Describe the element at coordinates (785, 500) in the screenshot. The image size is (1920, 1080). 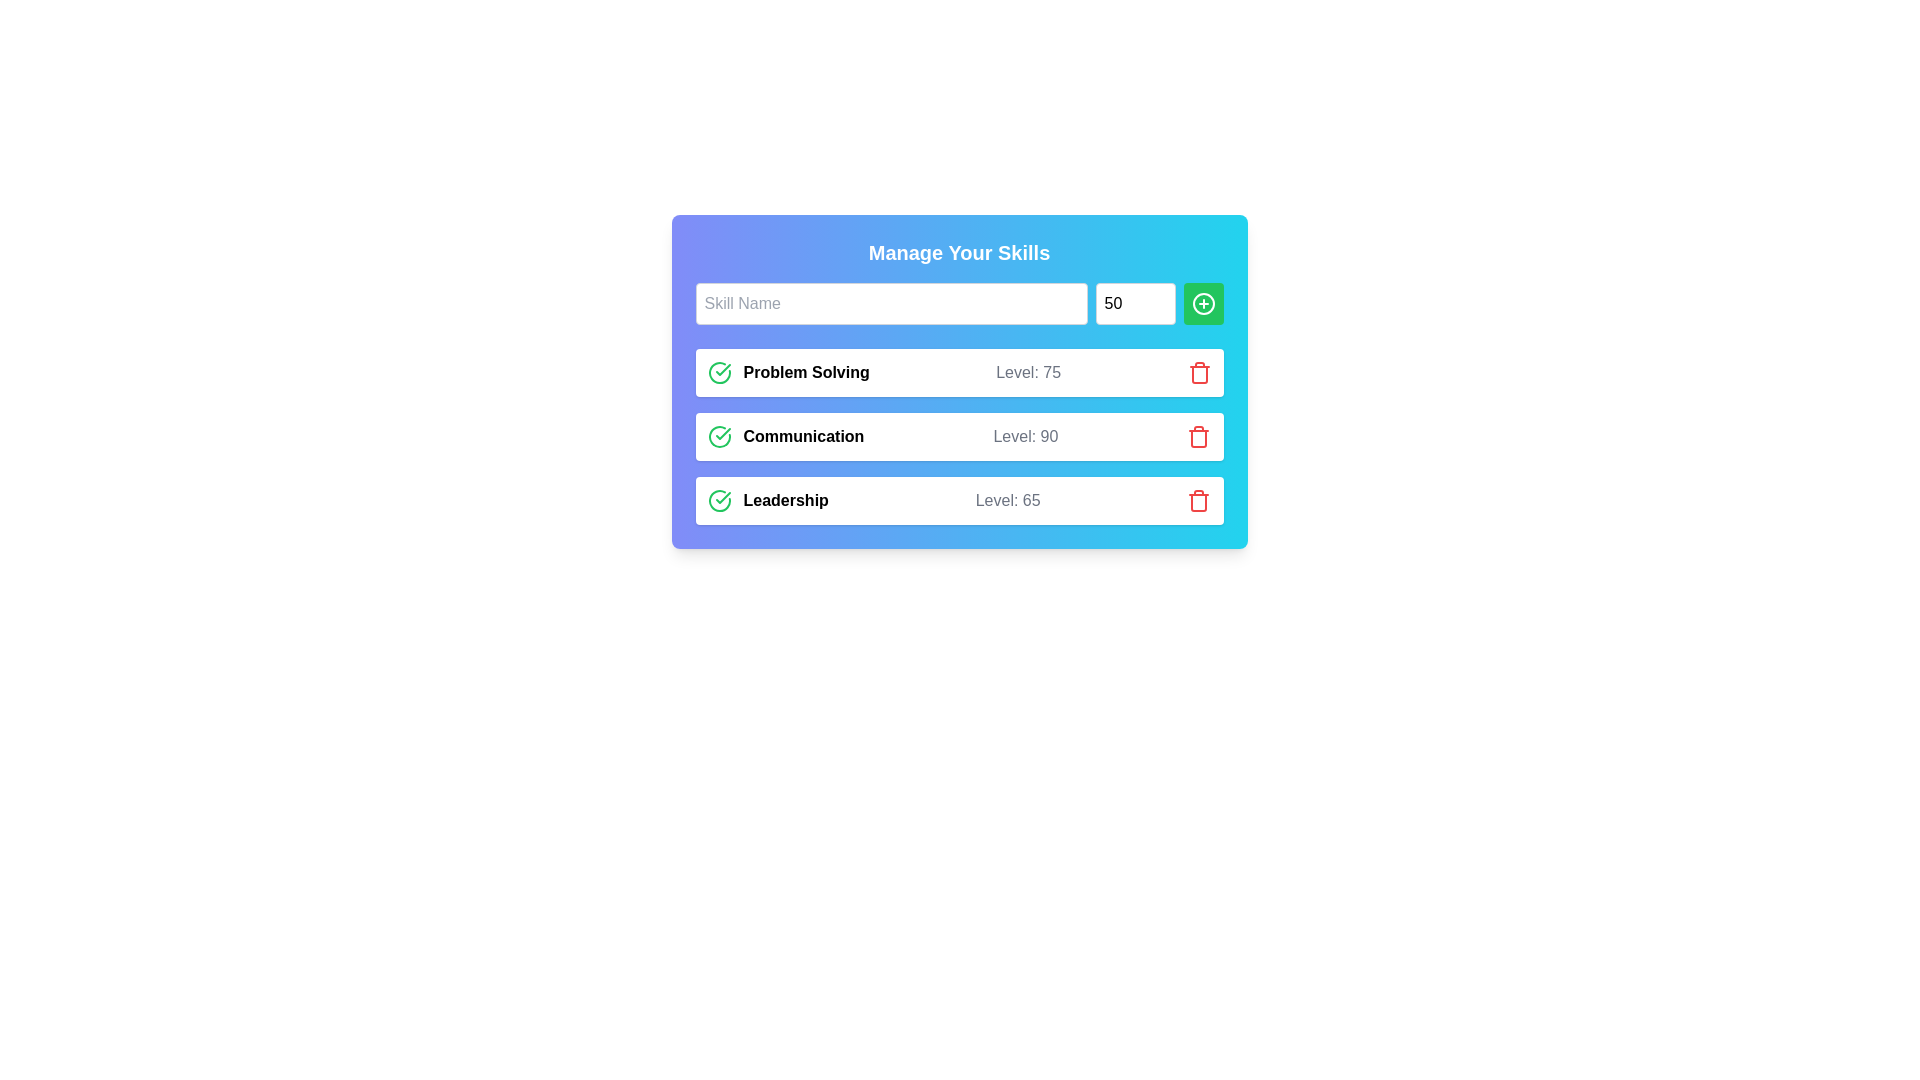
I see `the text label displaying 'Leadership', which is styled in bold and located next to a green checkmark icon in the skill management list` at that location.